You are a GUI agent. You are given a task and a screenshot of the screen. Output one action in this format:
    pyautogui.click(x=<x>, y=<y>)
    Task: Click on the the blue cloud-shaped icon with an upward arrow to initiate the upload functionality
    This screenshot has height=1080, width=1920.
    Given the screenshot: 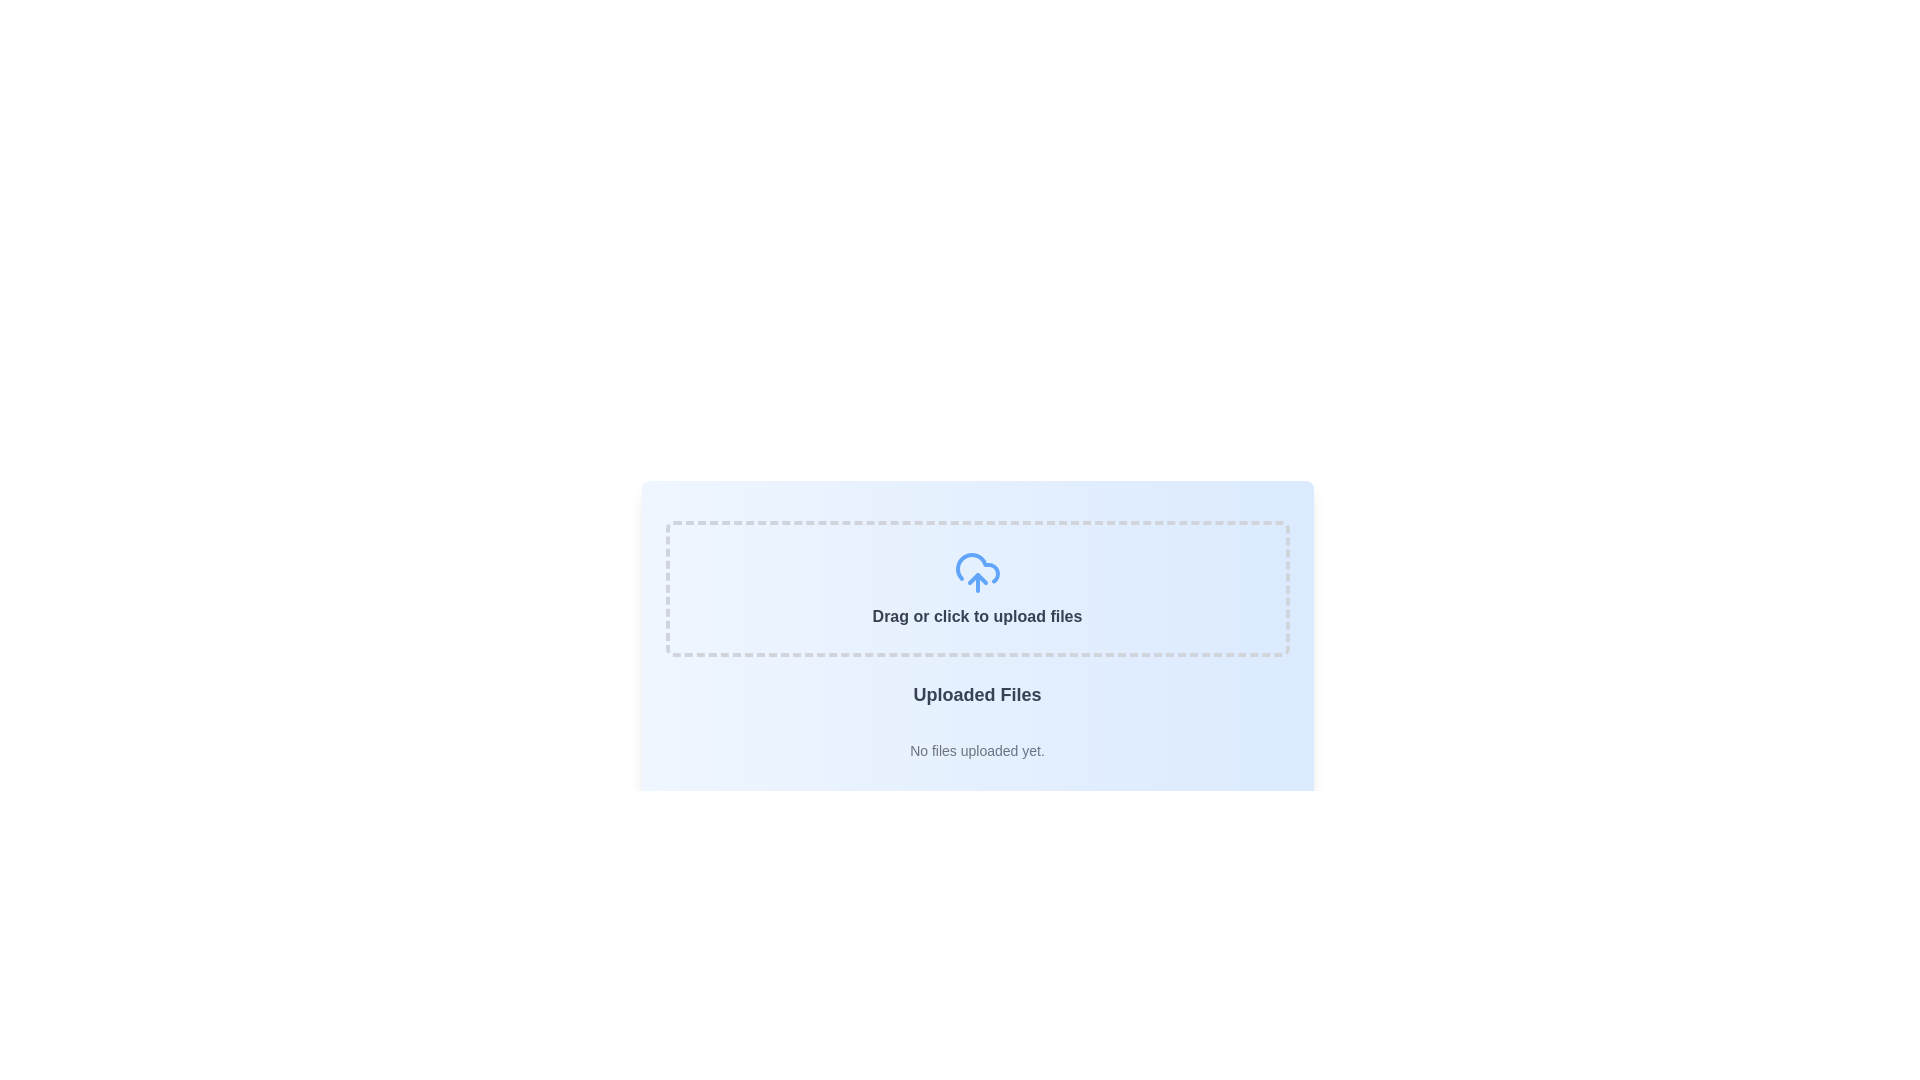 What is the action you would take?
    pyautogui.click(x=977, y=573)
    